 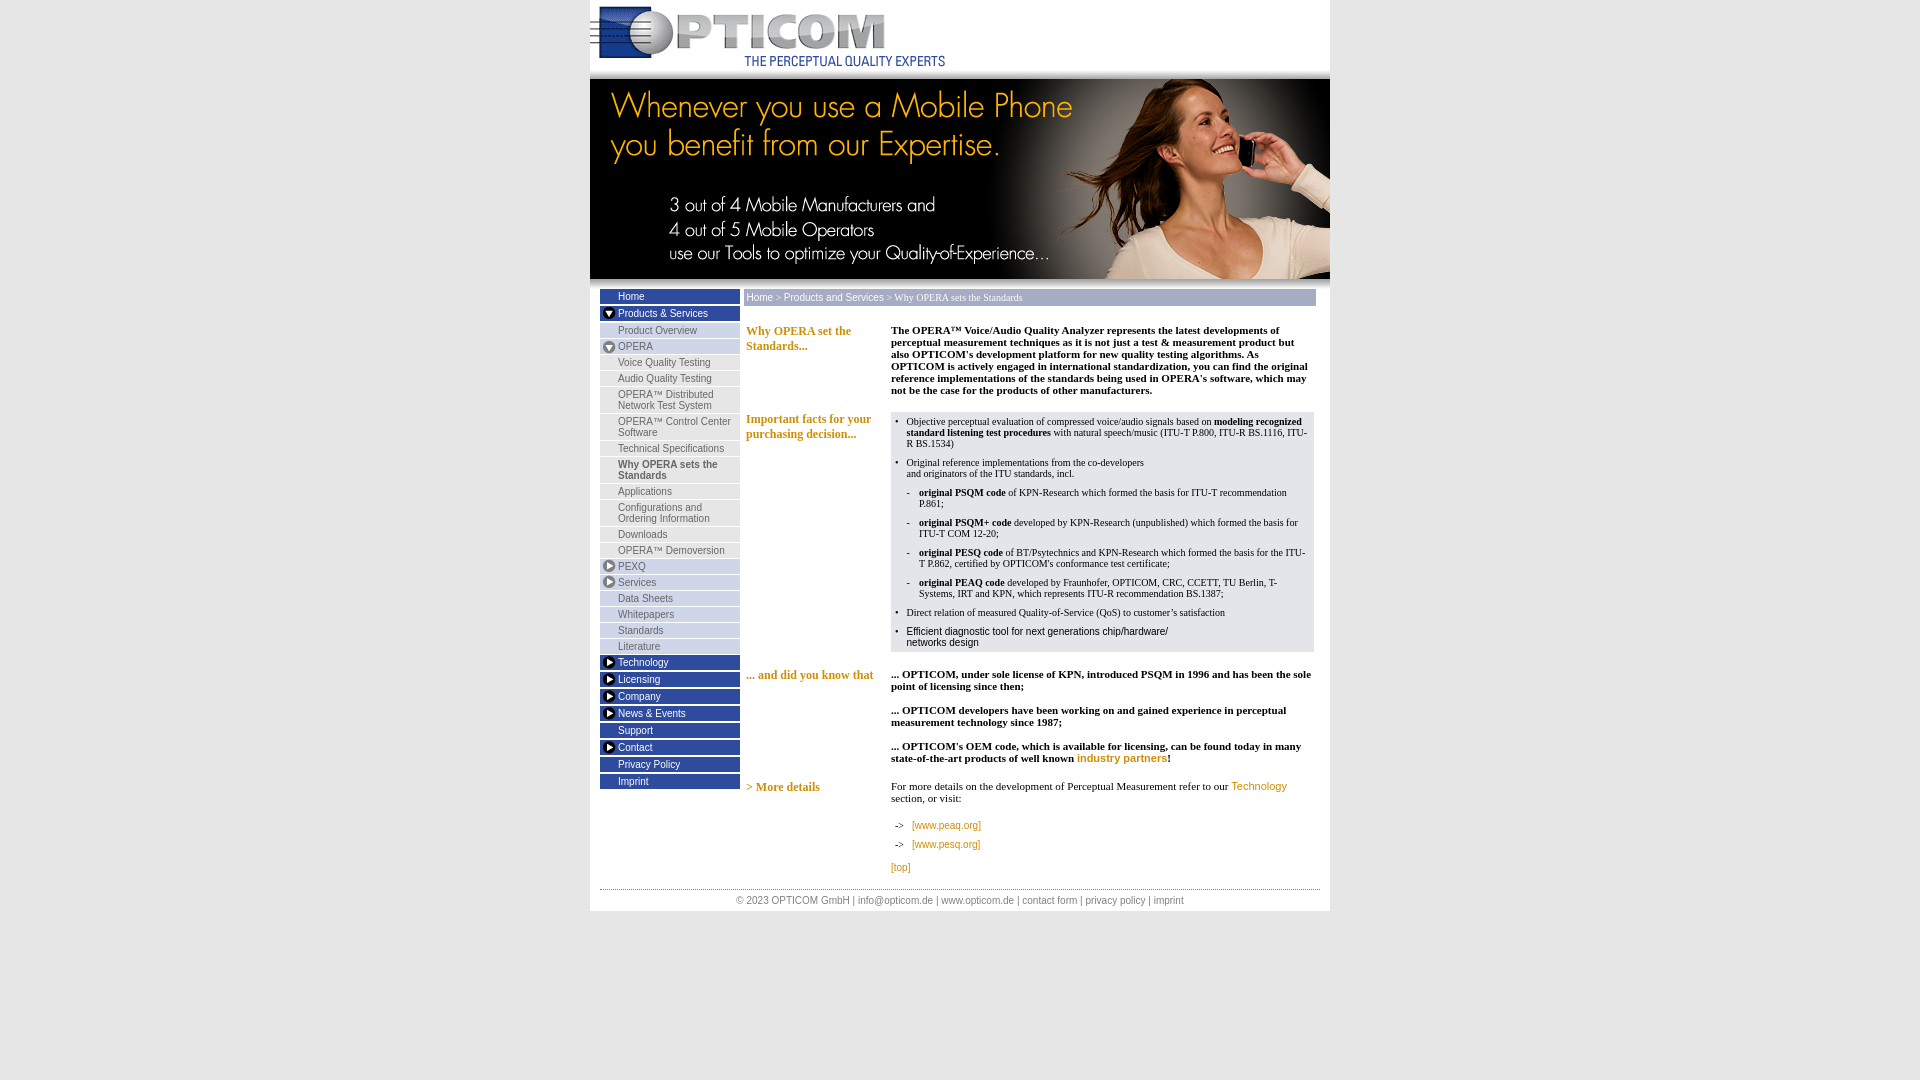 What do you see at coordinates (634, 730) in the screenshot?
I see `'Support'` at bounding box center [634, 730].